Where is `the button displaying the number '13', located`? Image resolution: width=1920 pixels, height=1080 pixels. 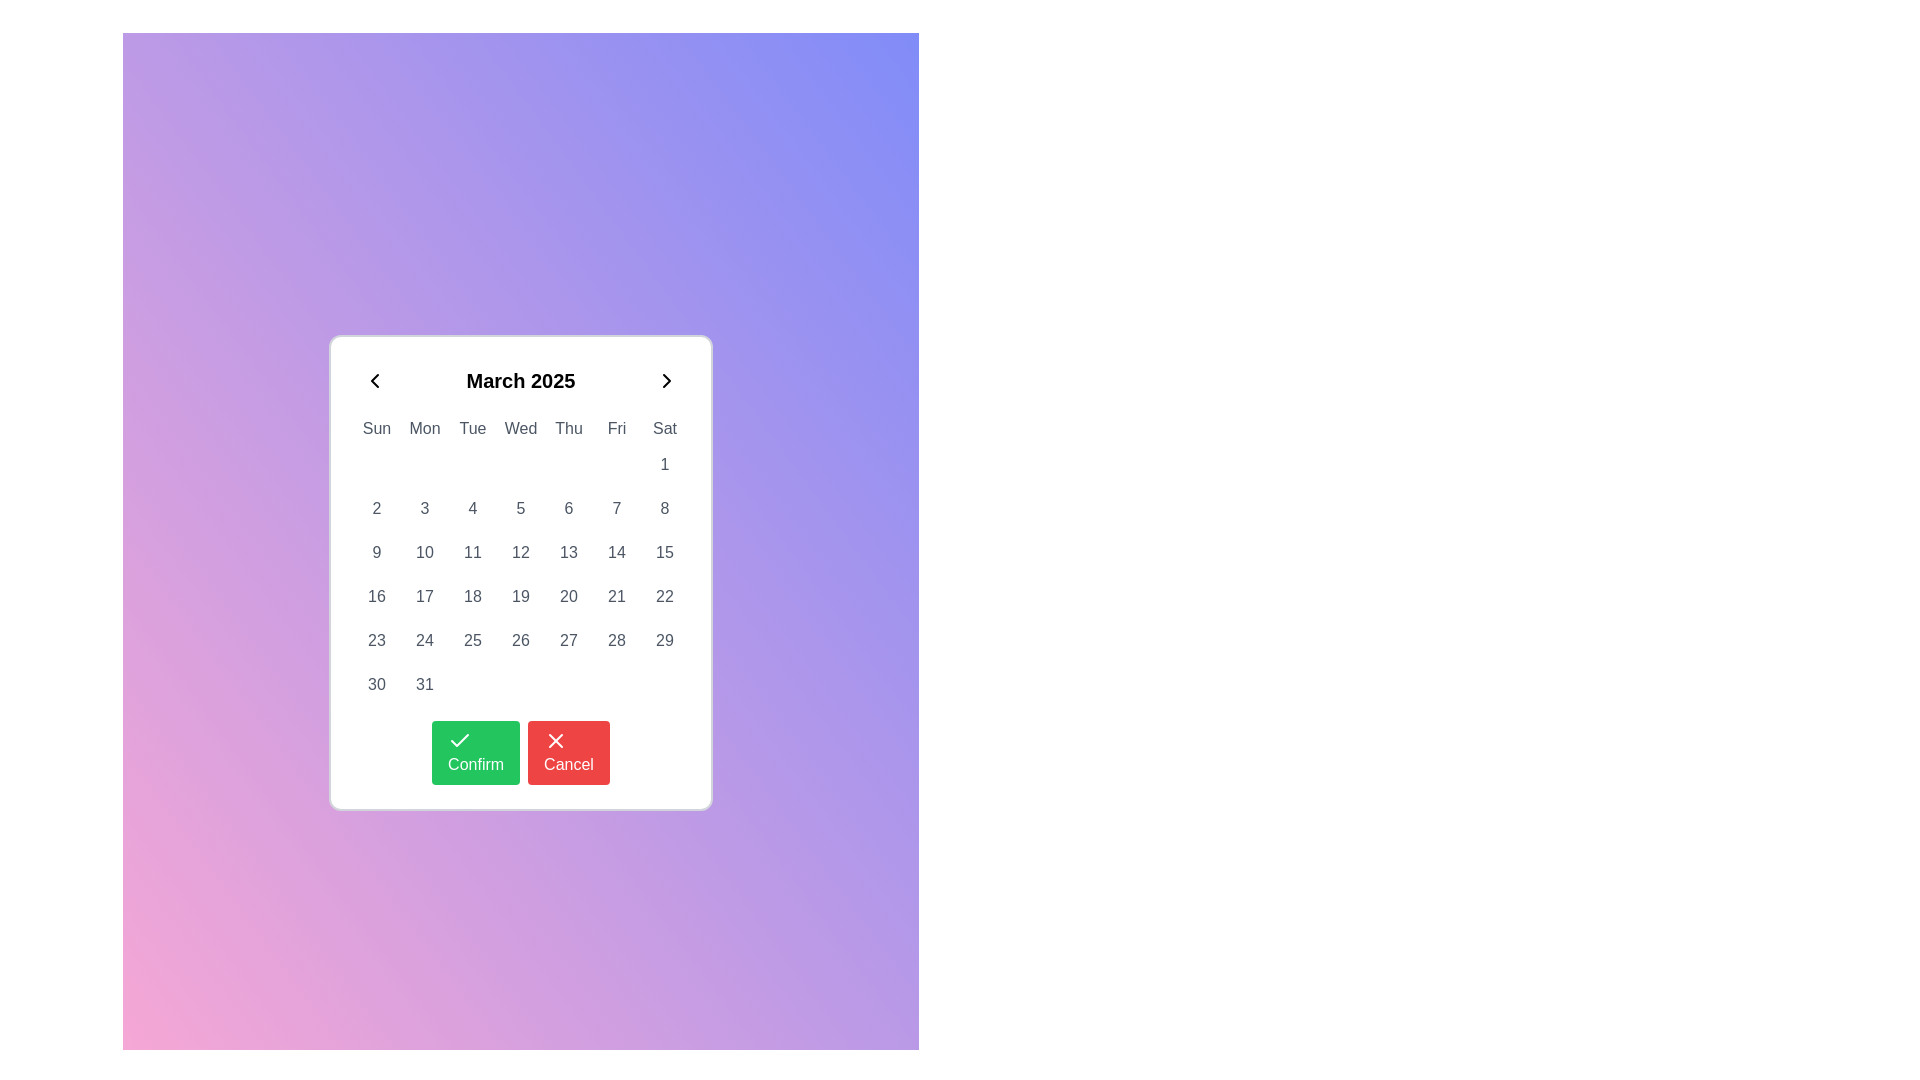
the button displaying the number '13', located is located at coordinates (568, 552).